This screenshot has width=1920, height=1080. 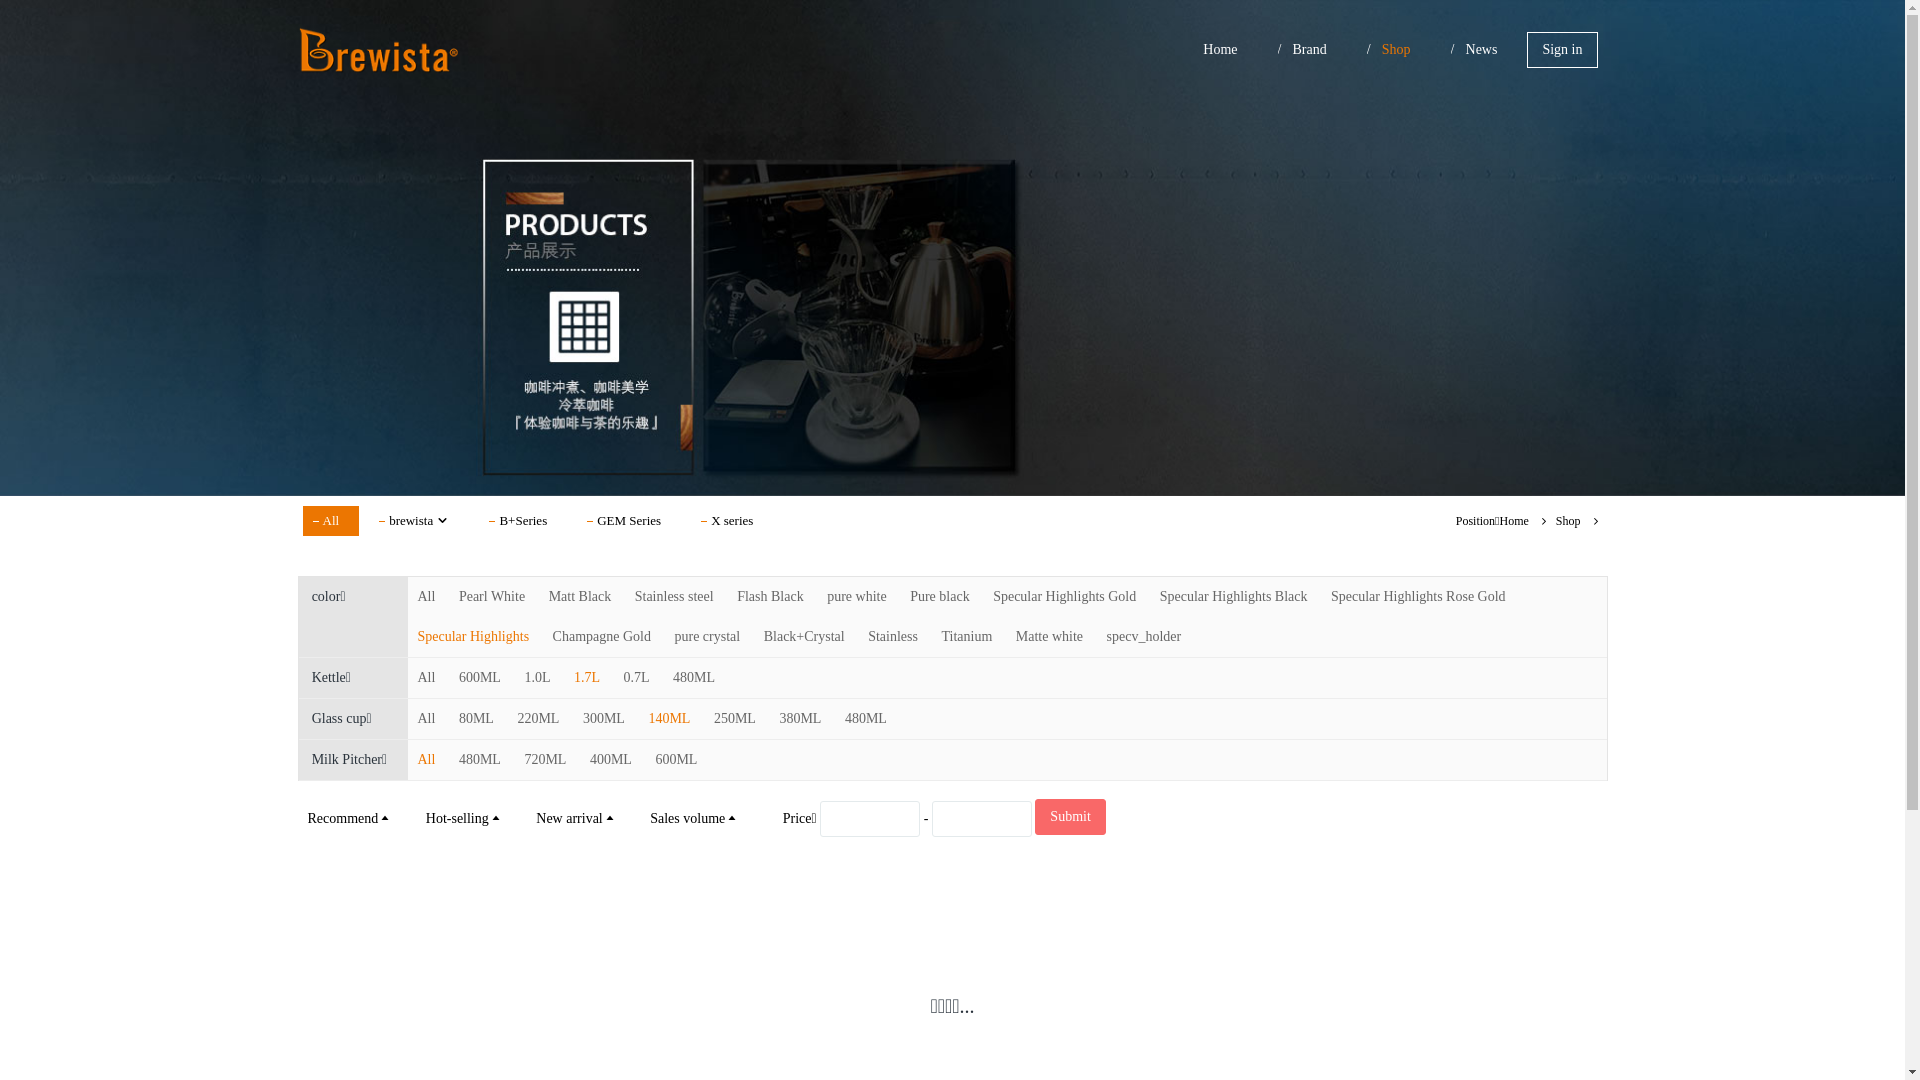 What do you see at coordinates (603, 717) in the screenshot?
I see `'300ML'` at bounding box center [603, 717].